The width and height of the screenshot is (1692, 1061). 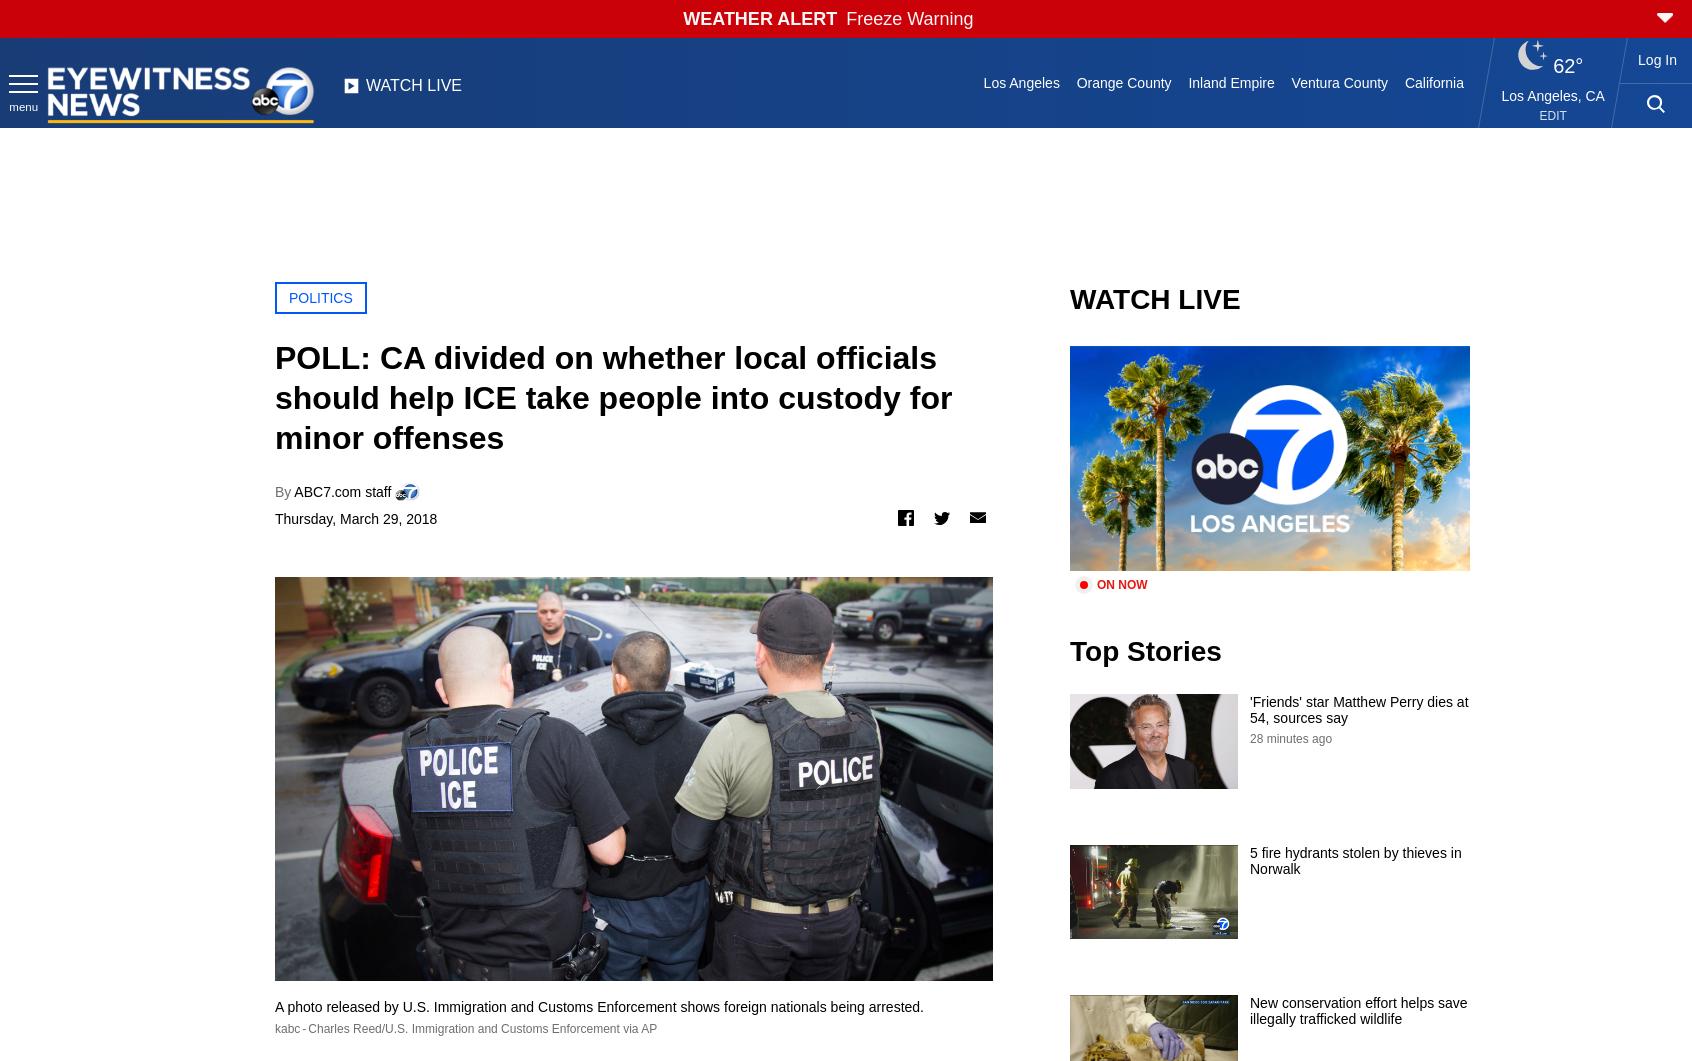 What do you see at coordinates (319, 297) in the screenshot?
I see `'POLITICS'` at bounding box center [319, 297].